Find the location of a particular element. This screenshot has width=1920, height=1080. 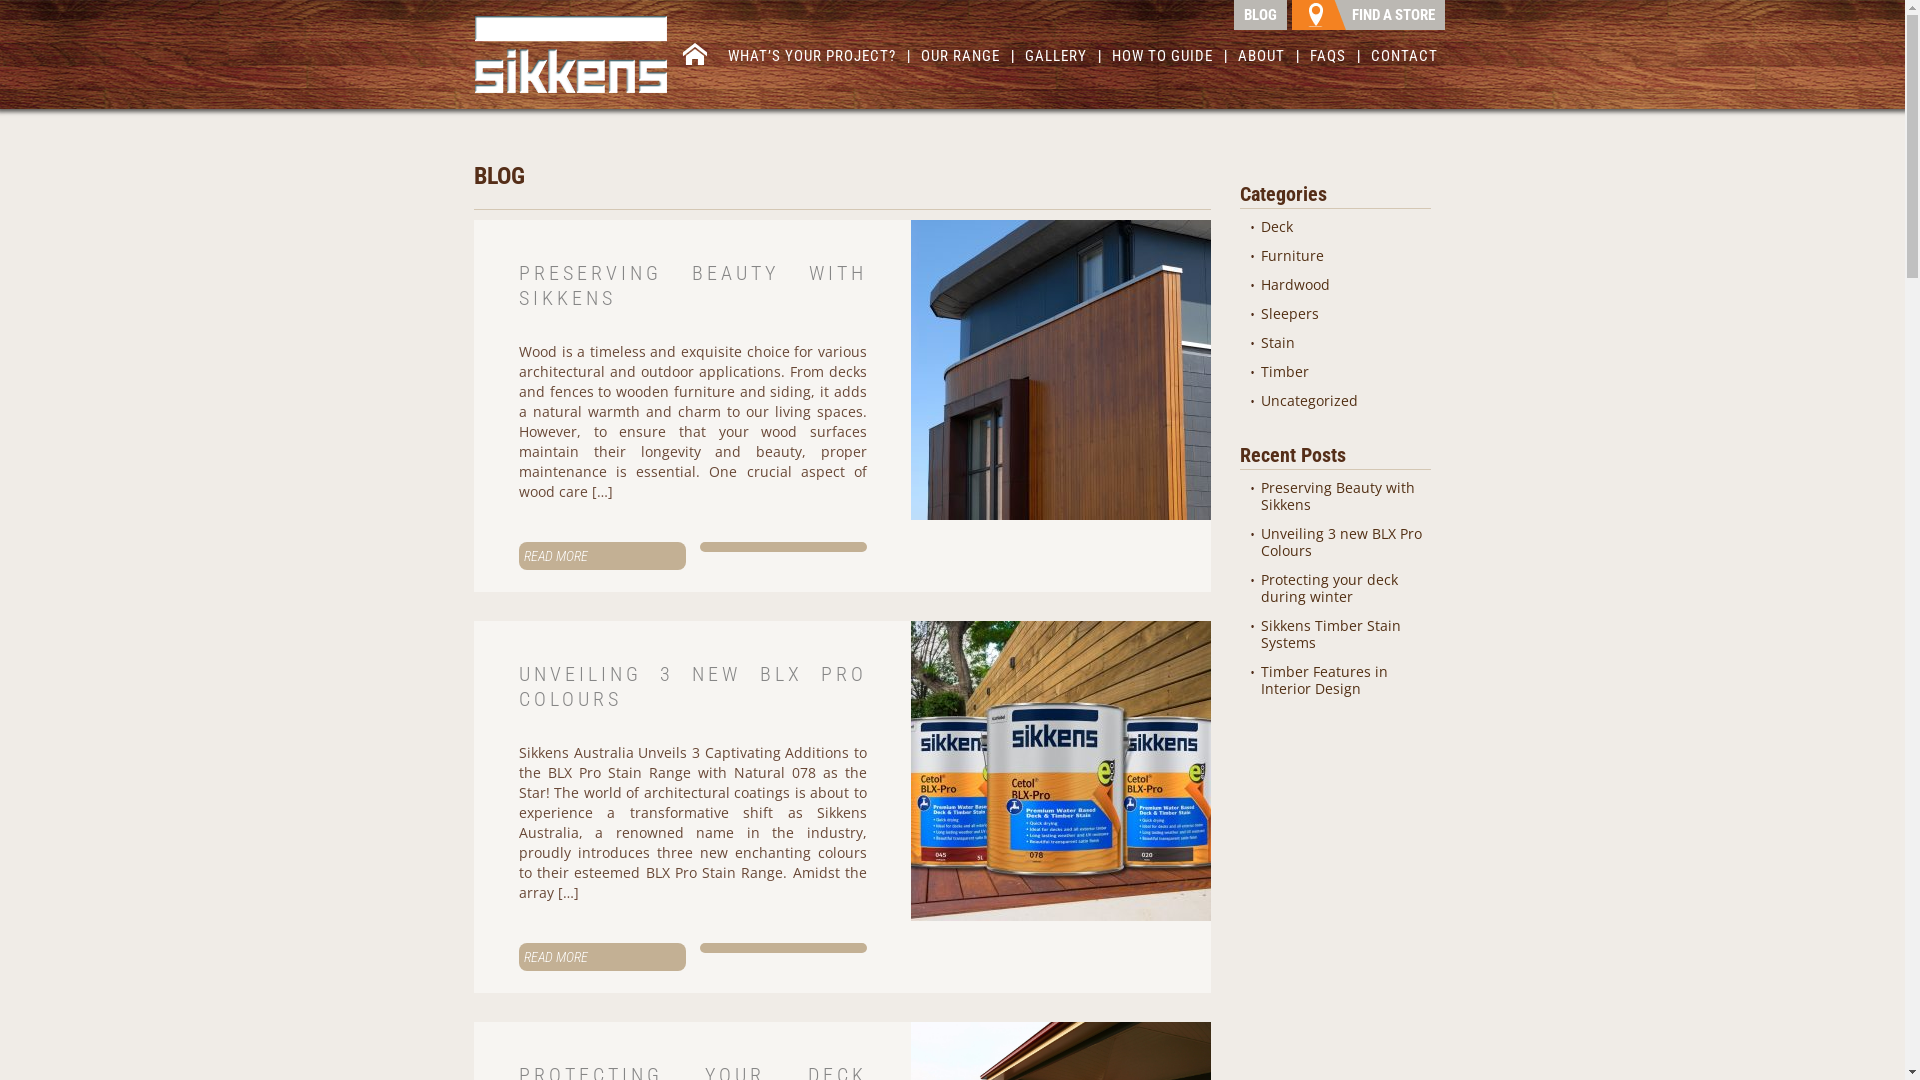

'Sikkens Timber Stain Systems' is located at coordinates (1330, 633).